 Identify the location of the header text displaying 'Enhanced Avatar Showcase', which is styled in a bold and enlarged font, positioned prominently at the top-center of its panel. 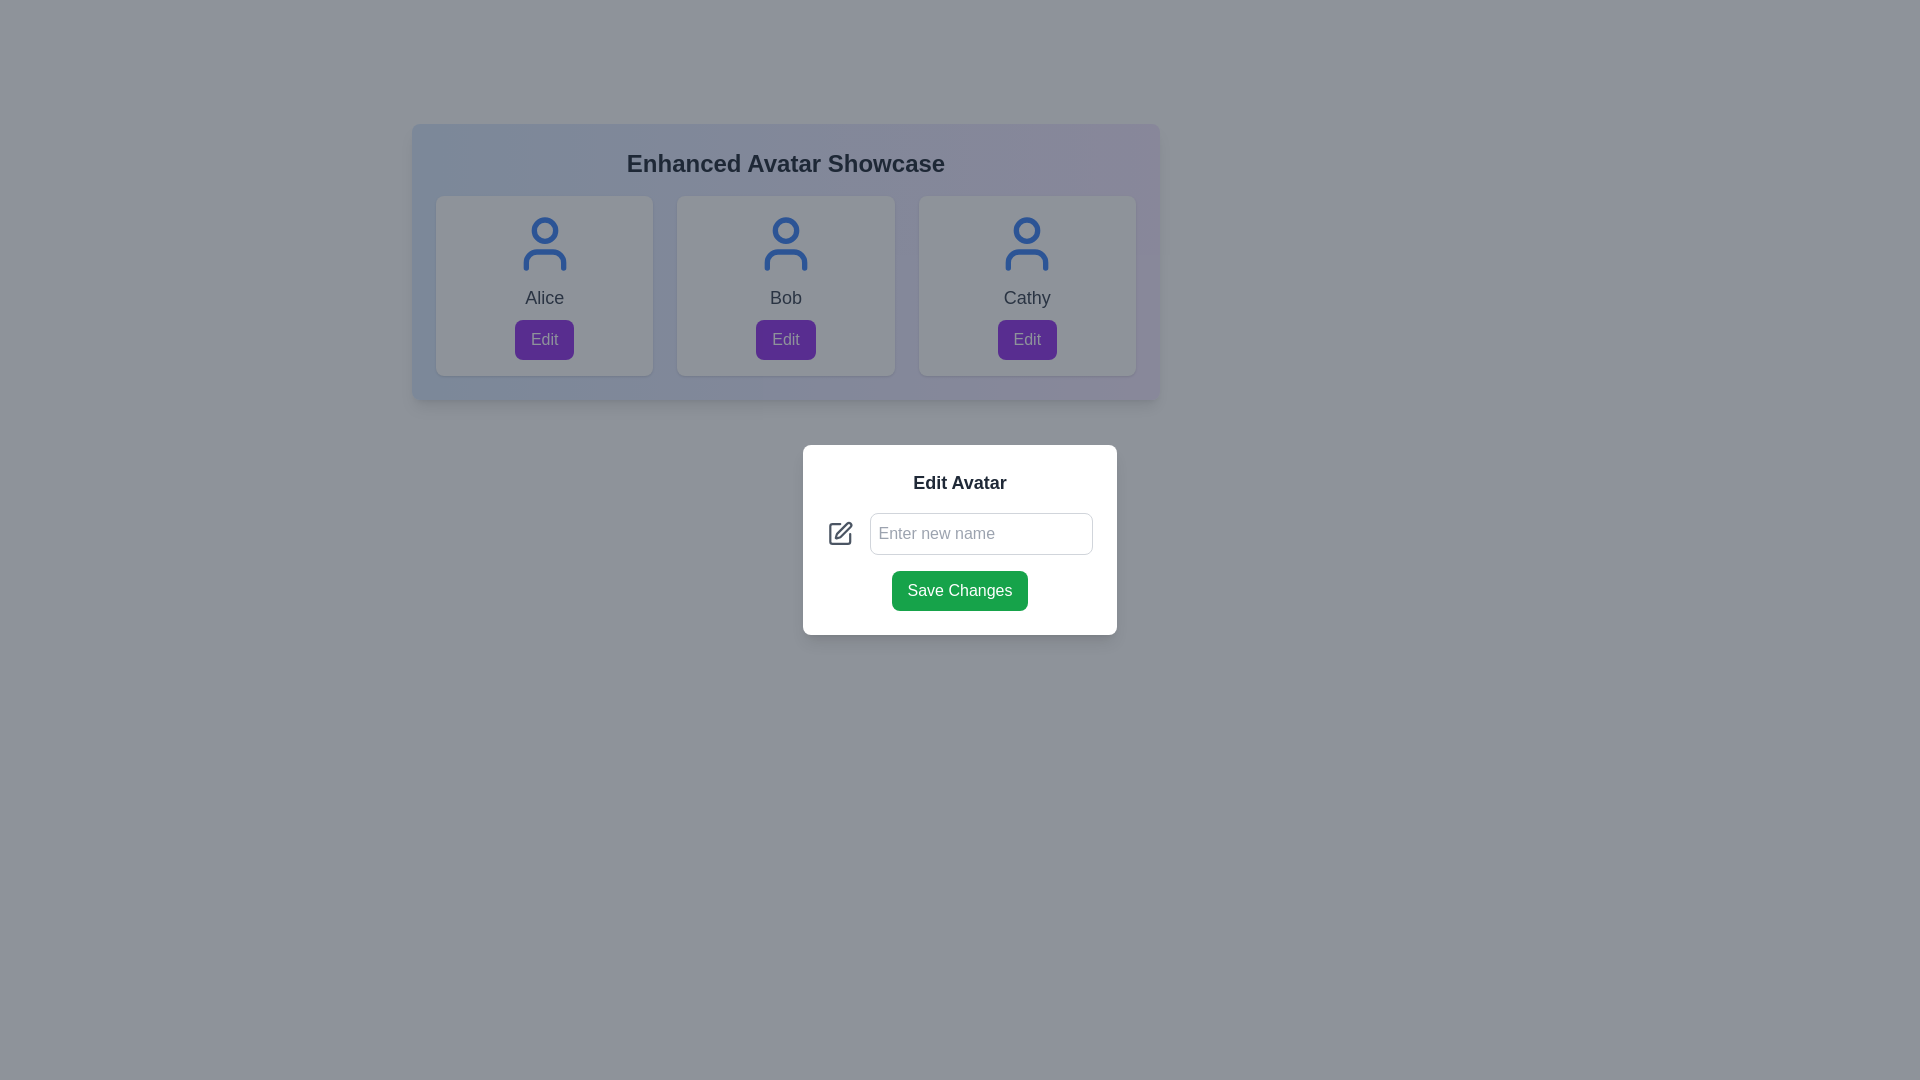
(785, 163).